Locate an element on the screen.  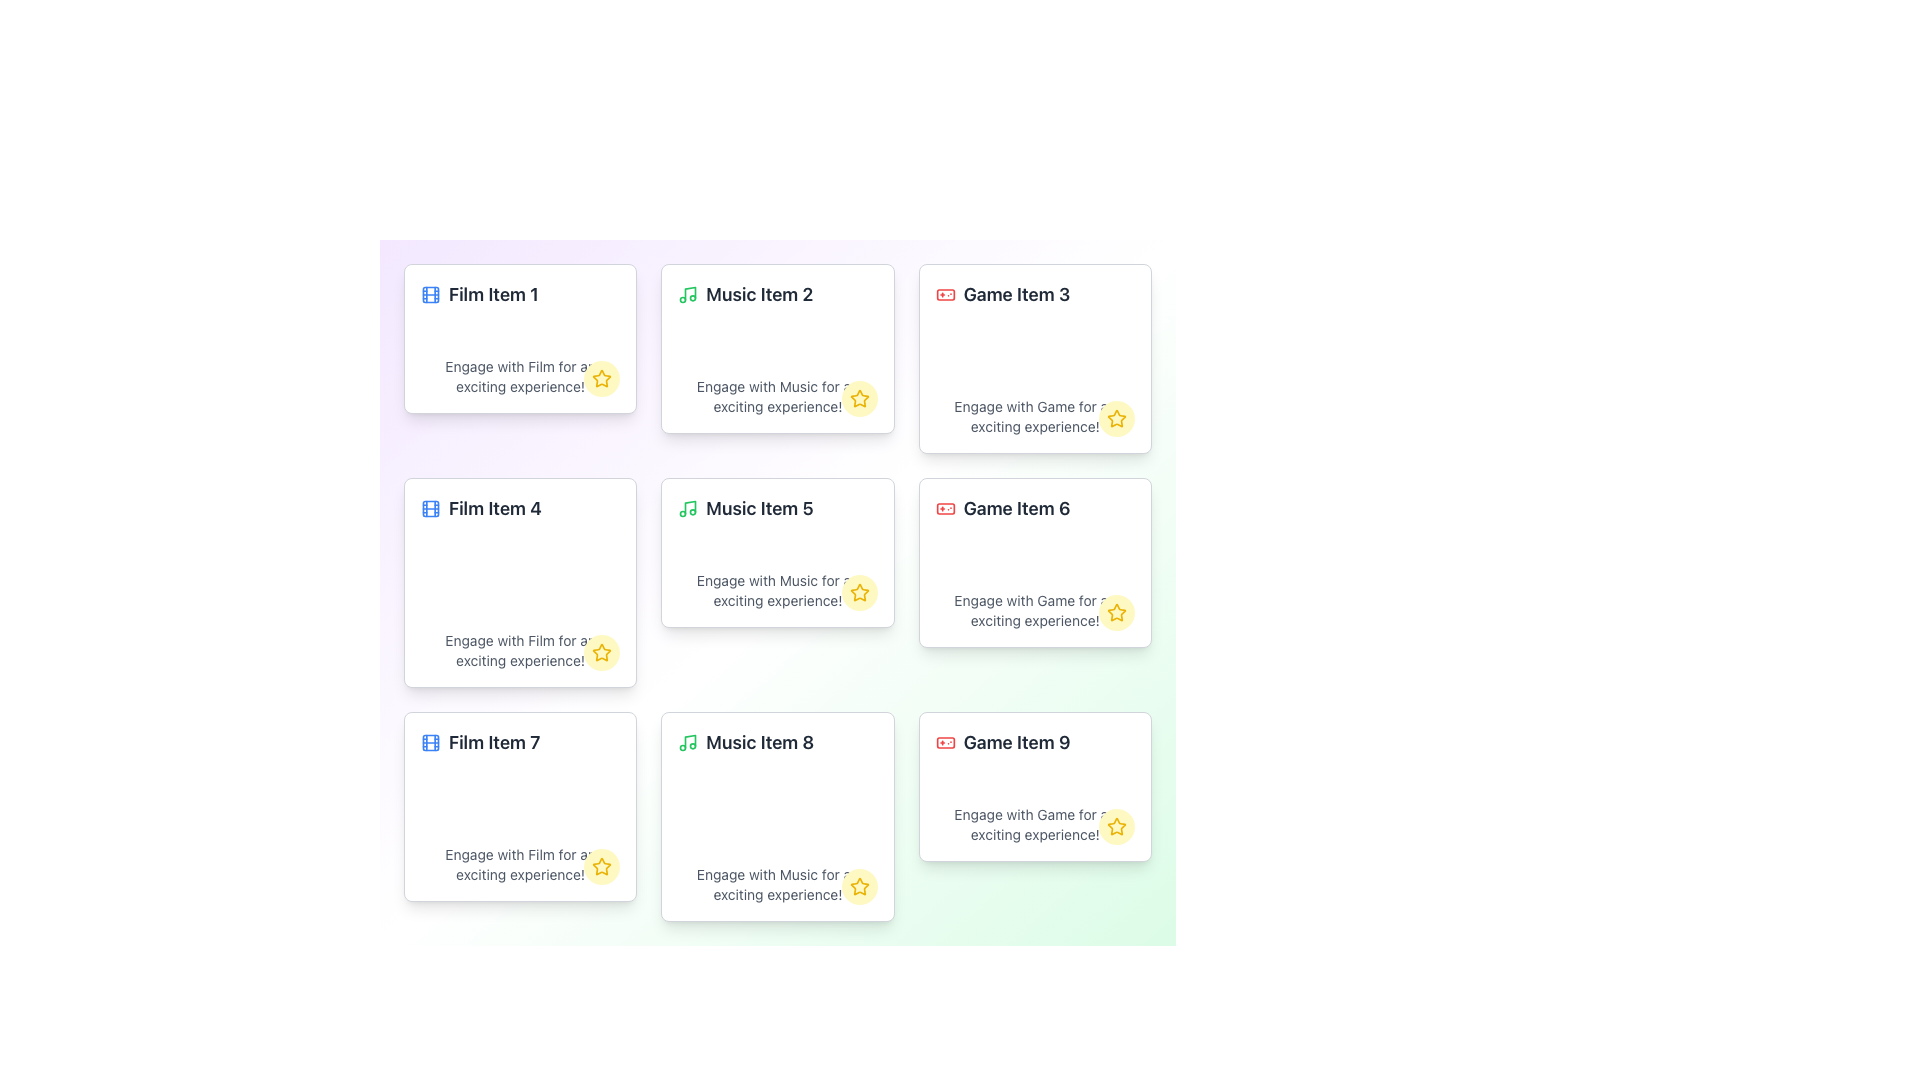
the decorative element located at the center of the gamepad icon in the upper section of the third card in the first row of a 3x3 grid layout is located at coordinates (944, 294).